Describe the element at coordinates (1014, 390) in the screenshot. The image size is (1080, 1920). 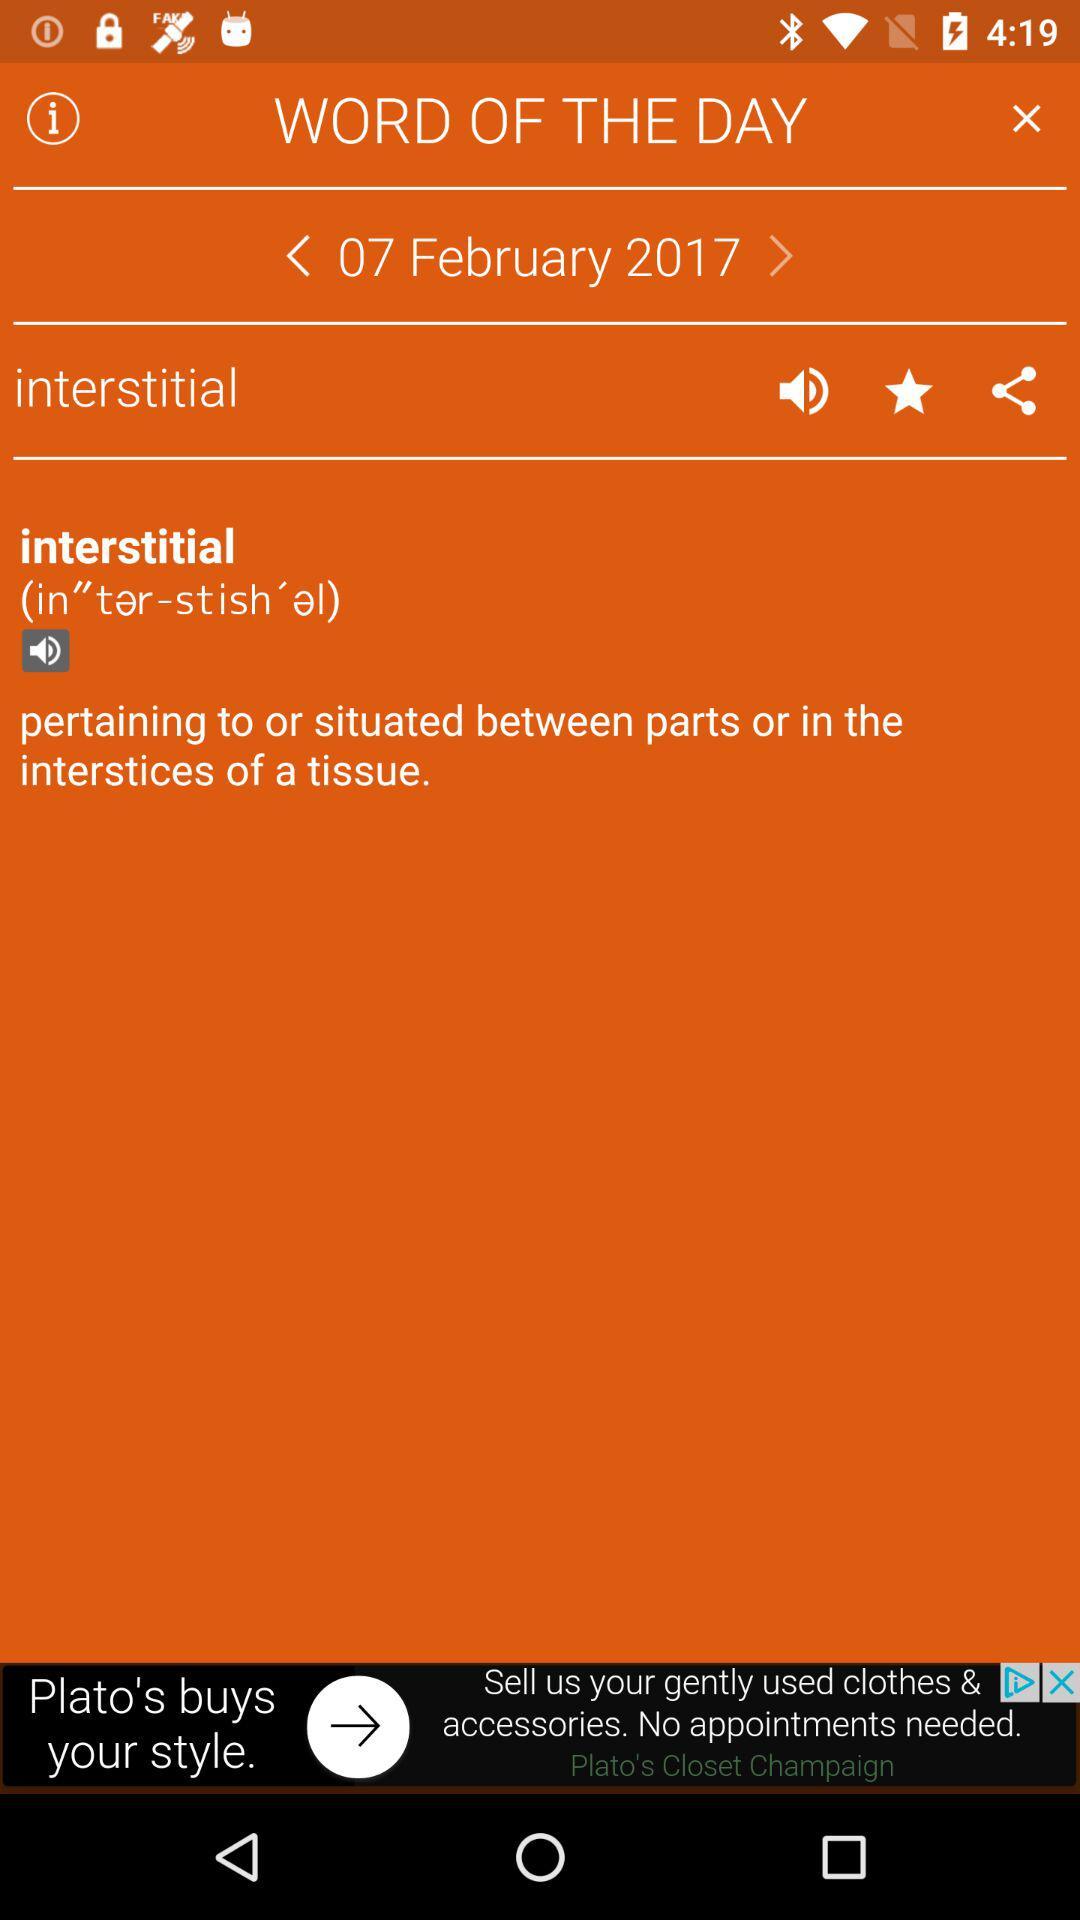
I see `share` at that location.